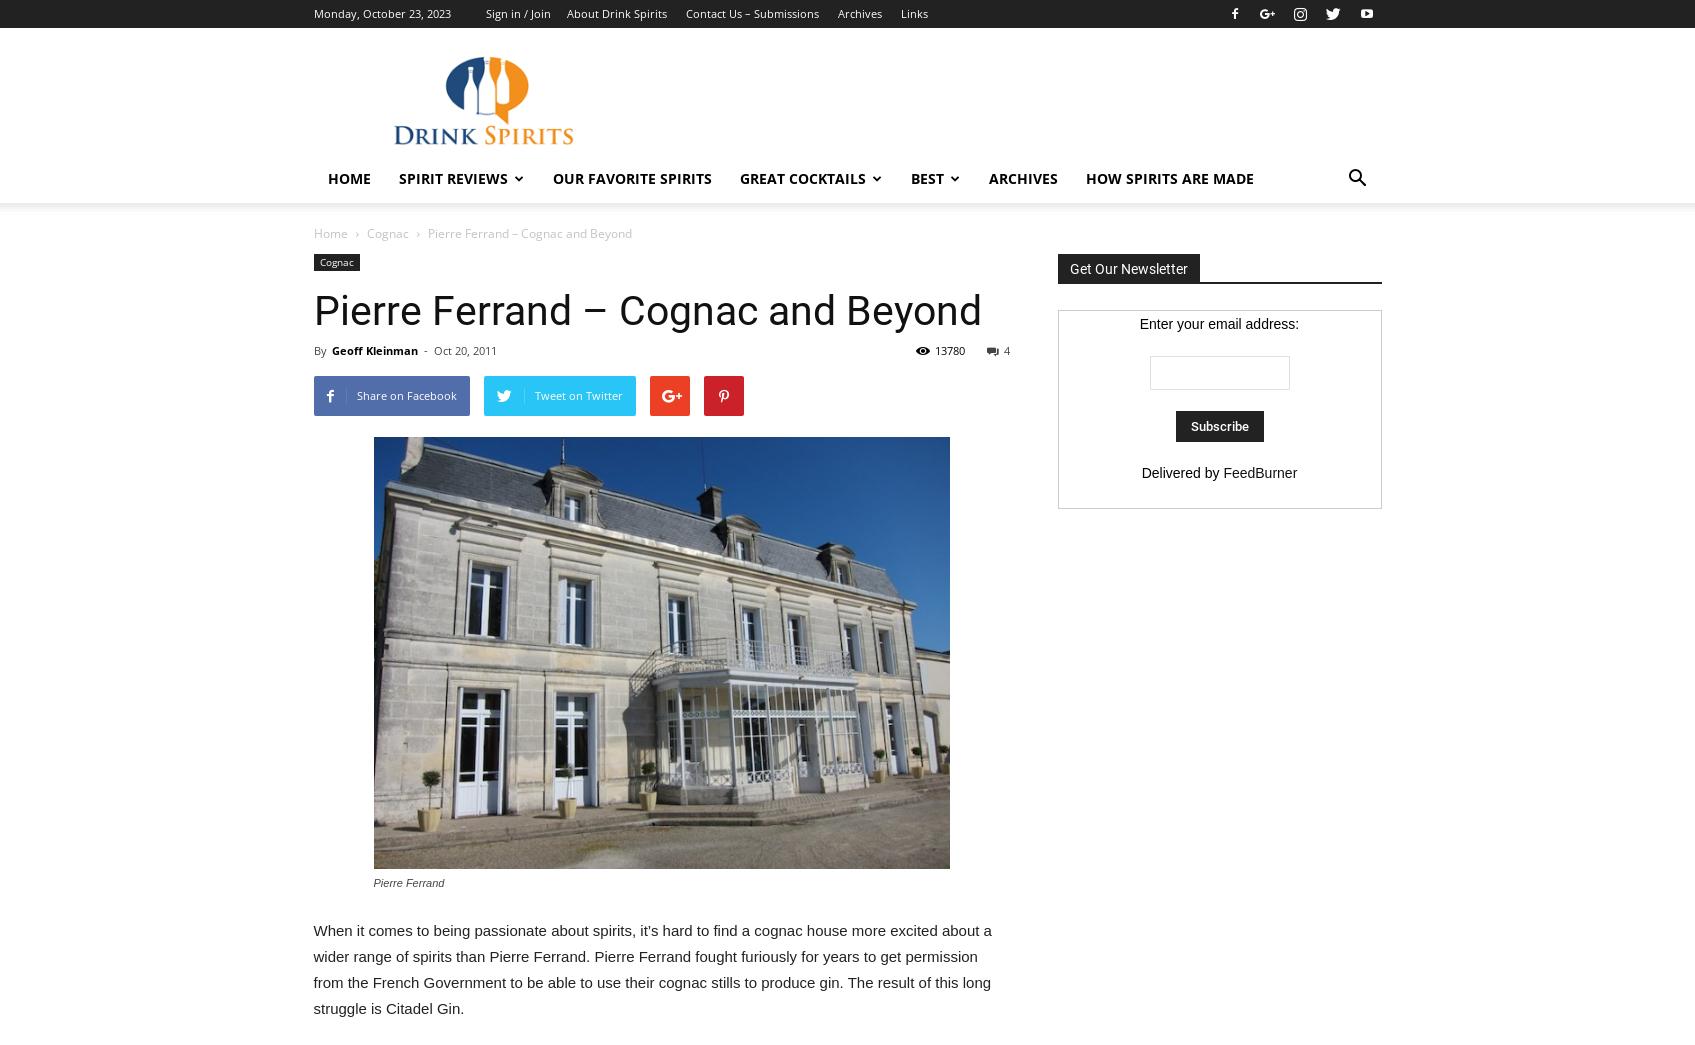  Describe the element at coordinates (408, 883) in the screenshot. I see `'Pierre Ferrand'` at that location.